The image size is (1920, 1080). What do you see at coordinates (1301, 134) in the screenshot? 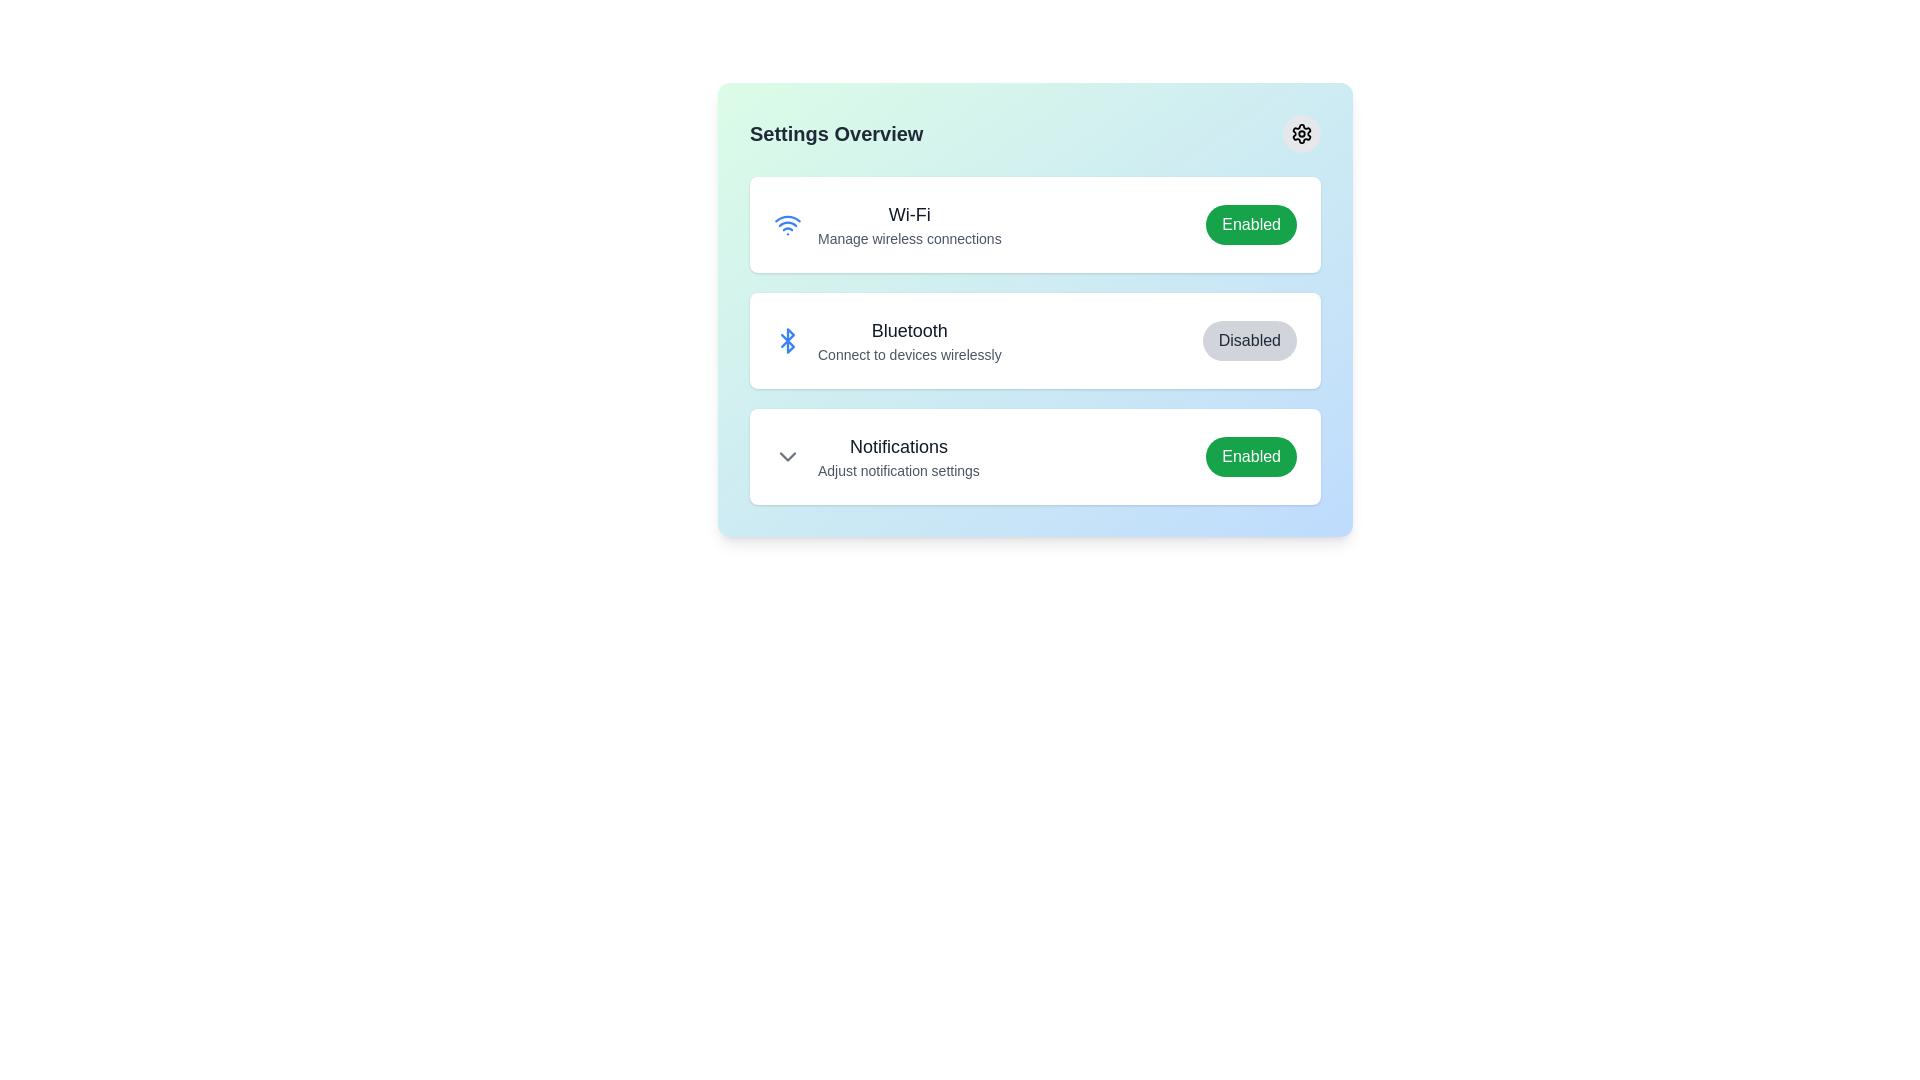
I see `the settings icon button to access settings` at bounding box center [1301, 134].